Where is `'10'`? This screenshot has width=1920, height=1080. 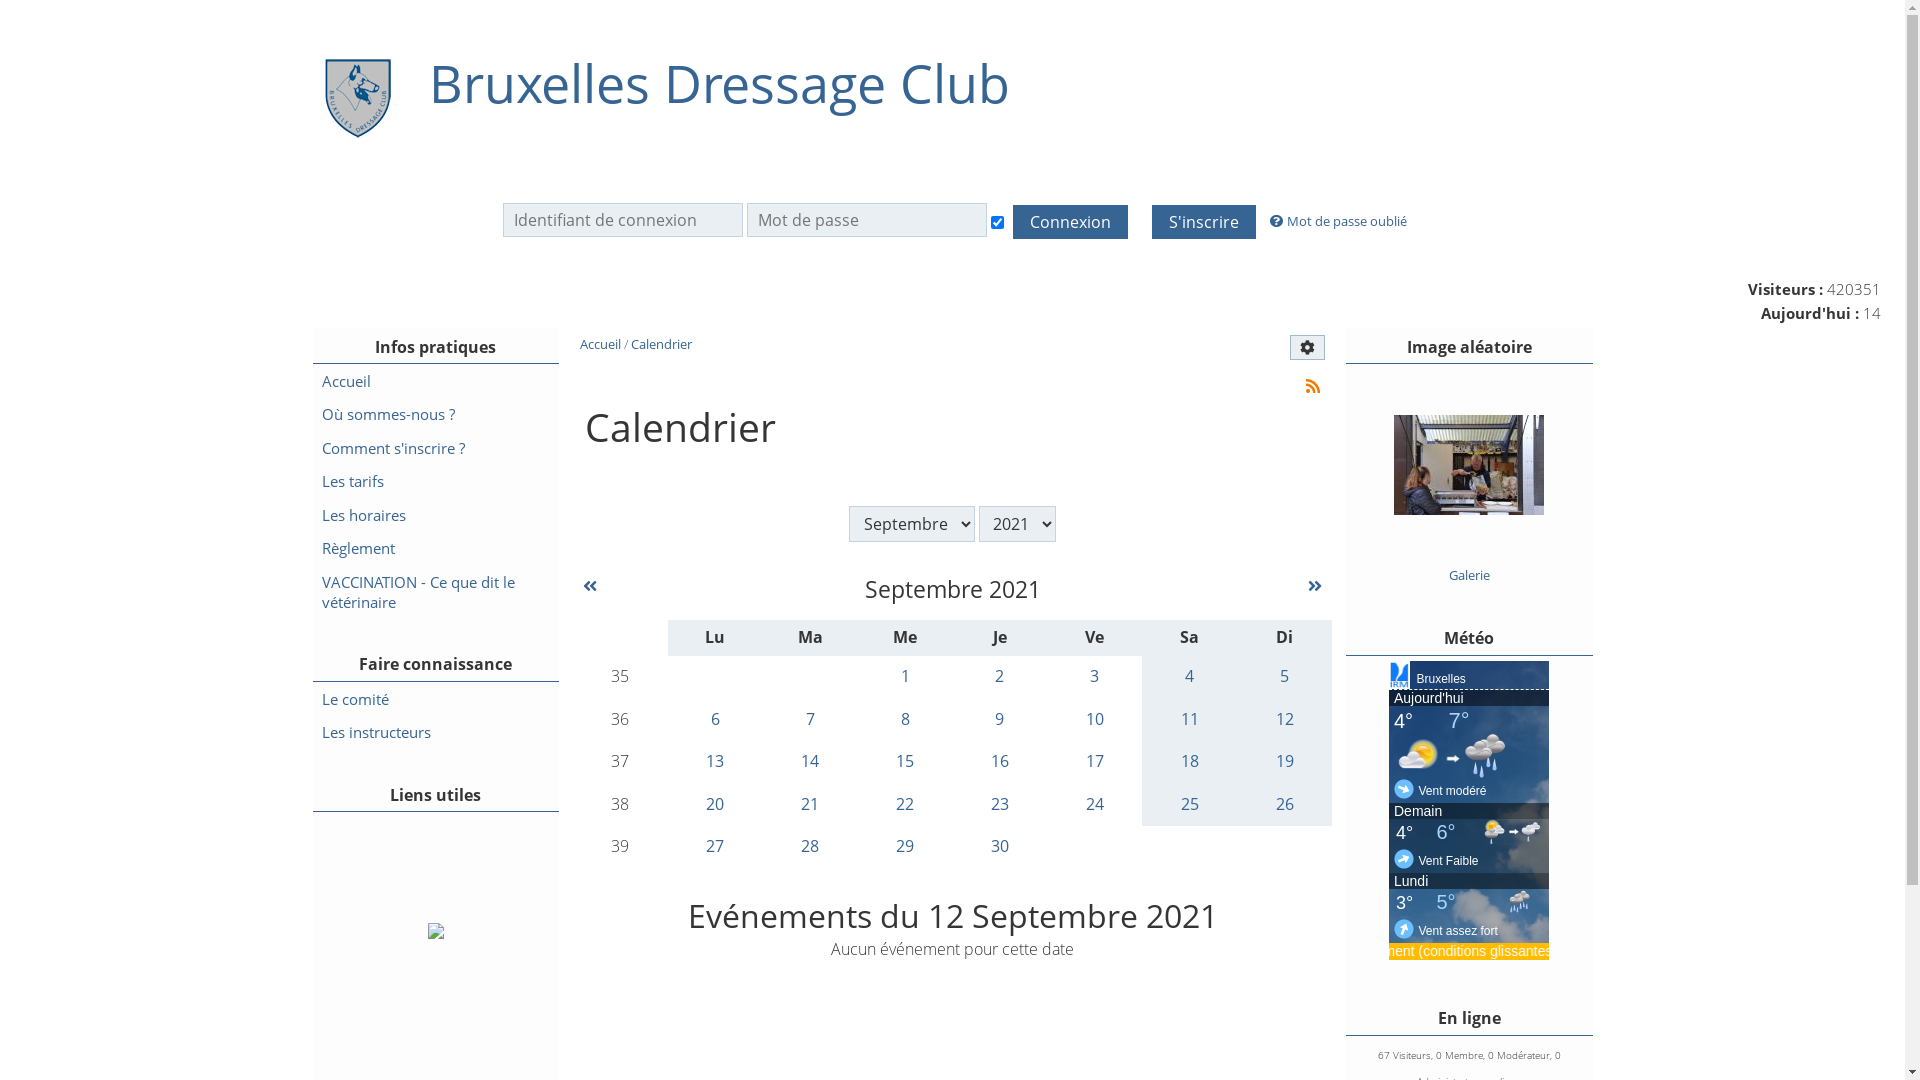 '10' is located at coordinates (1093, 718).